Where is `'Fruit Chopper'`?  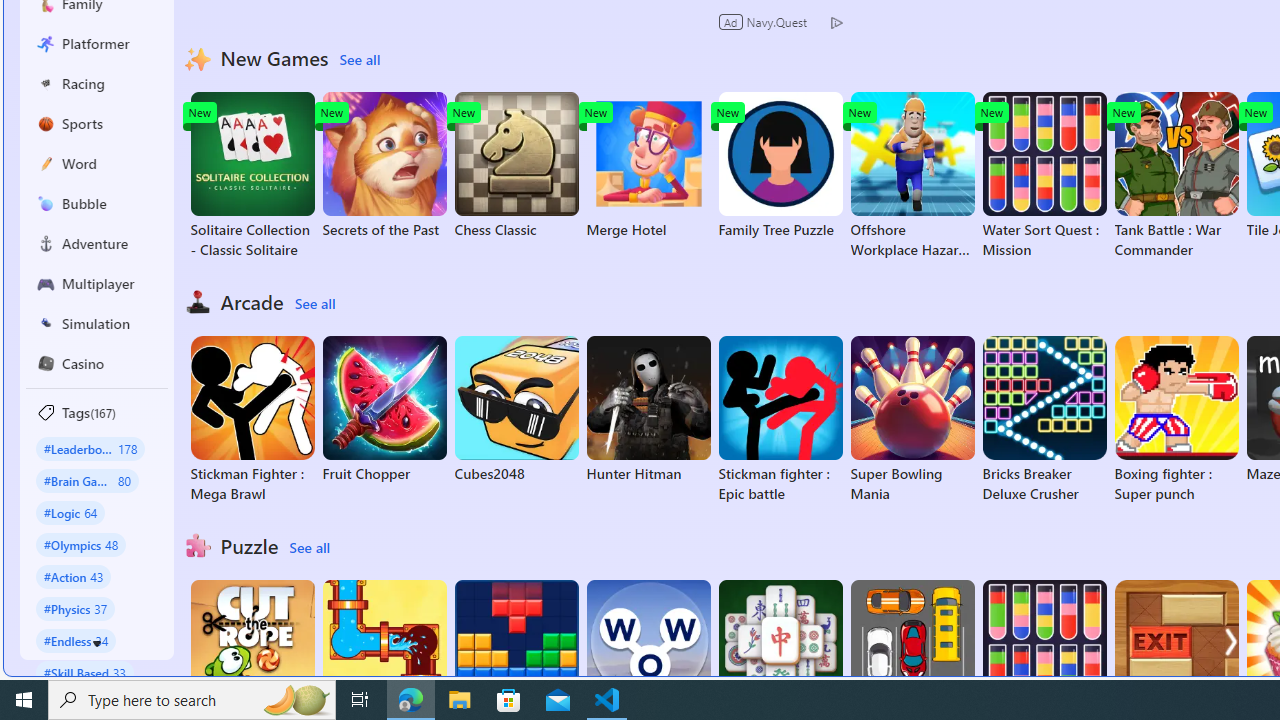 'Fruit Chopper' is located at coordinates (384, 409).